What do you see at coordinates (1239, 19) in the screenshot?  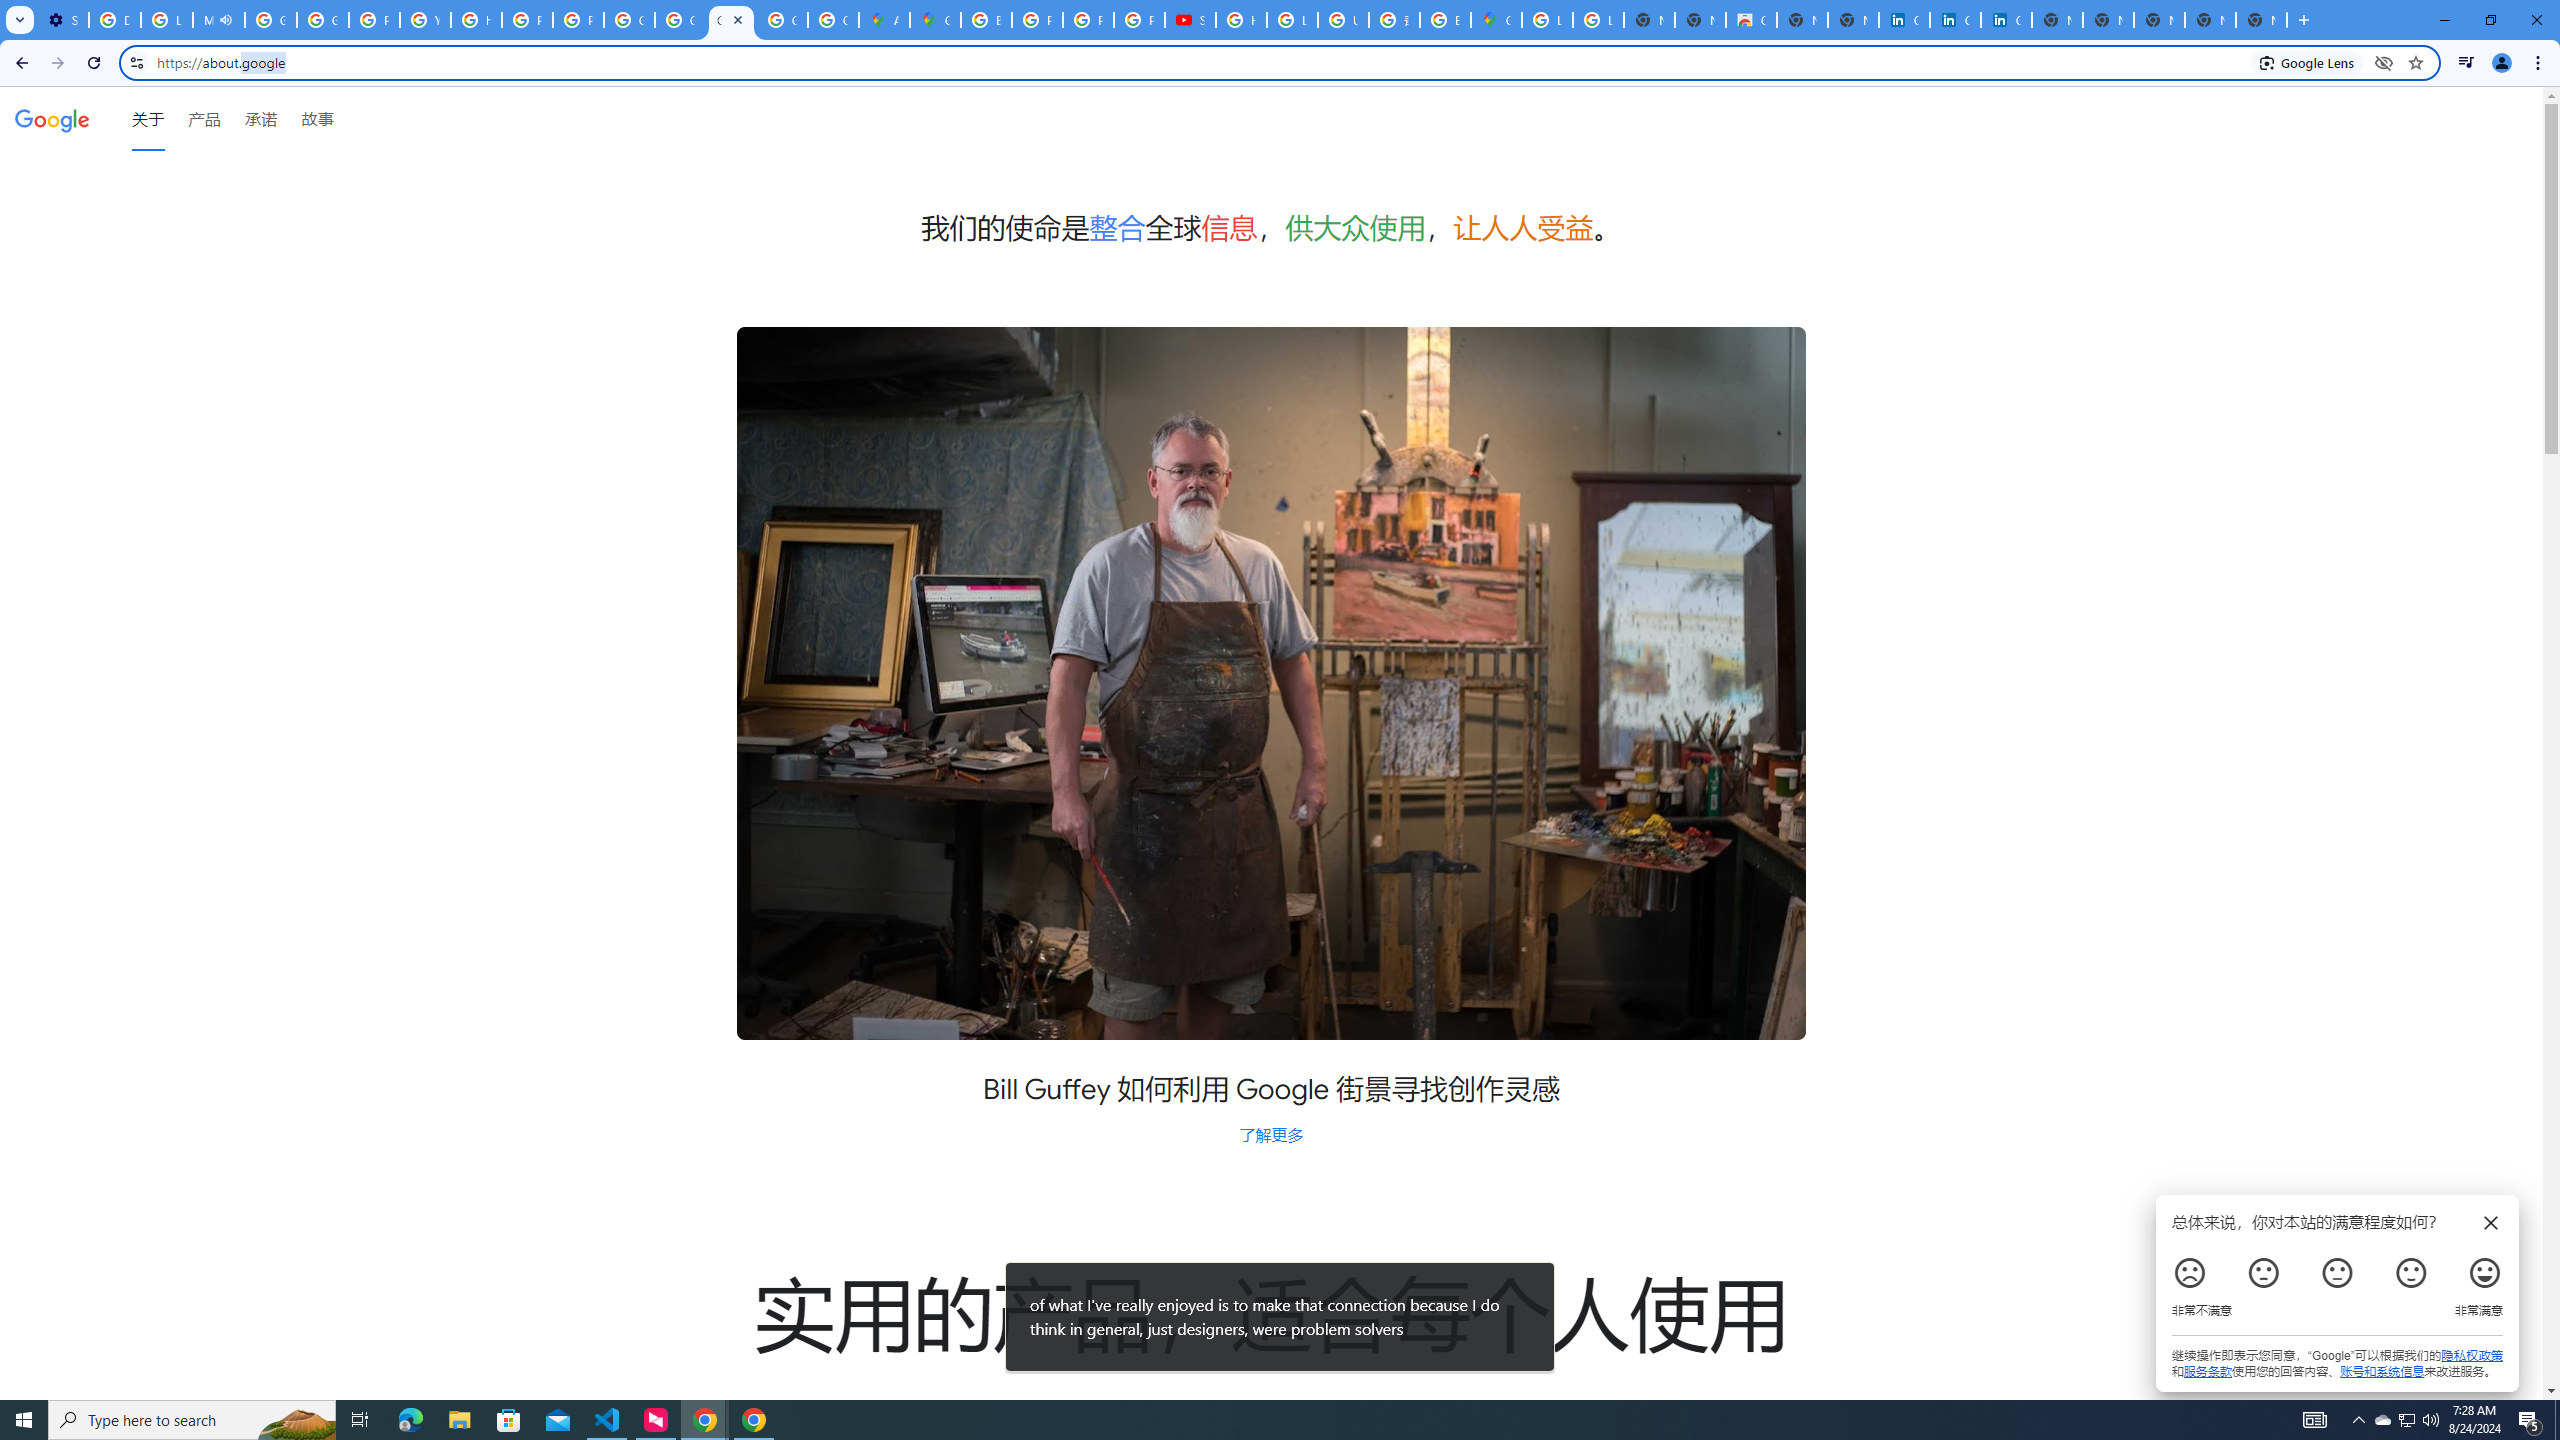 I see `'How Chrome protects your passwords - Google Chrome Help'` at bounding box center [1239, 19].